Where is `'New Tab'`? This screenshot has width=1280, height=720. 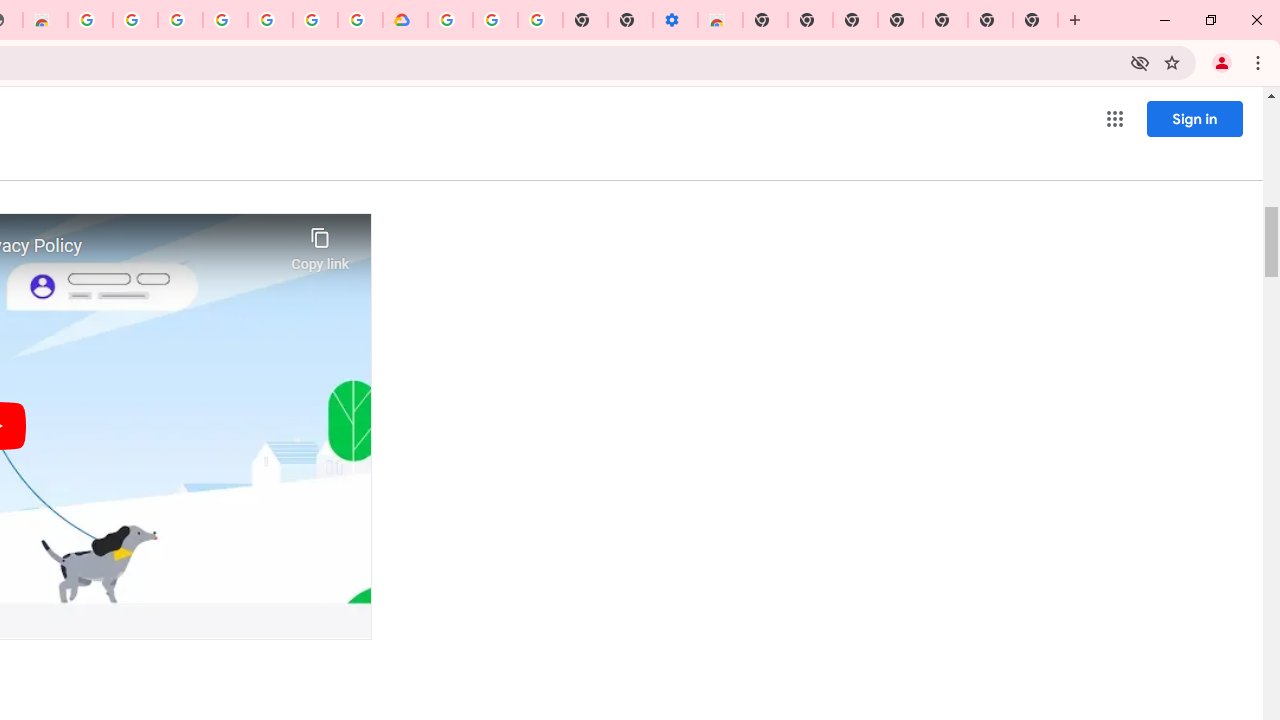
'New Tab' is located at coordinates (1035, 20).